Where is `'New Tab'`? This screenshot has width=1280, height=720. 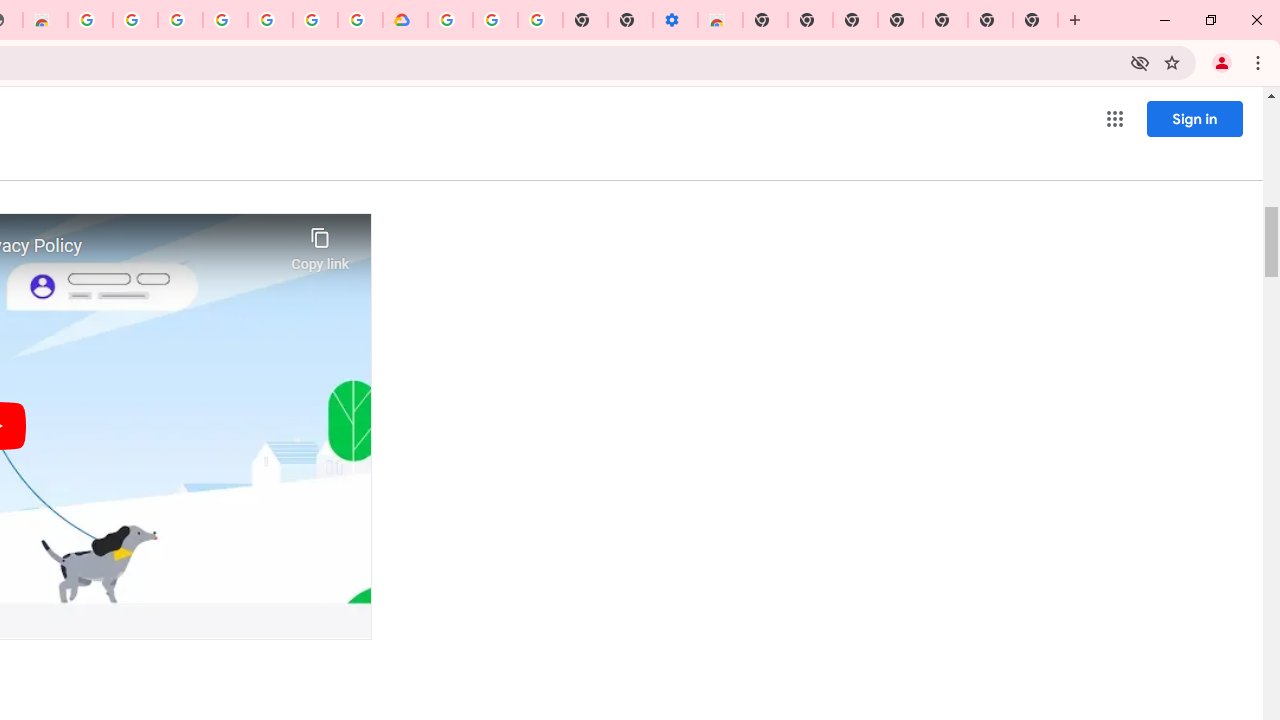
'New Tab' is located at coordinates (1035, 20).